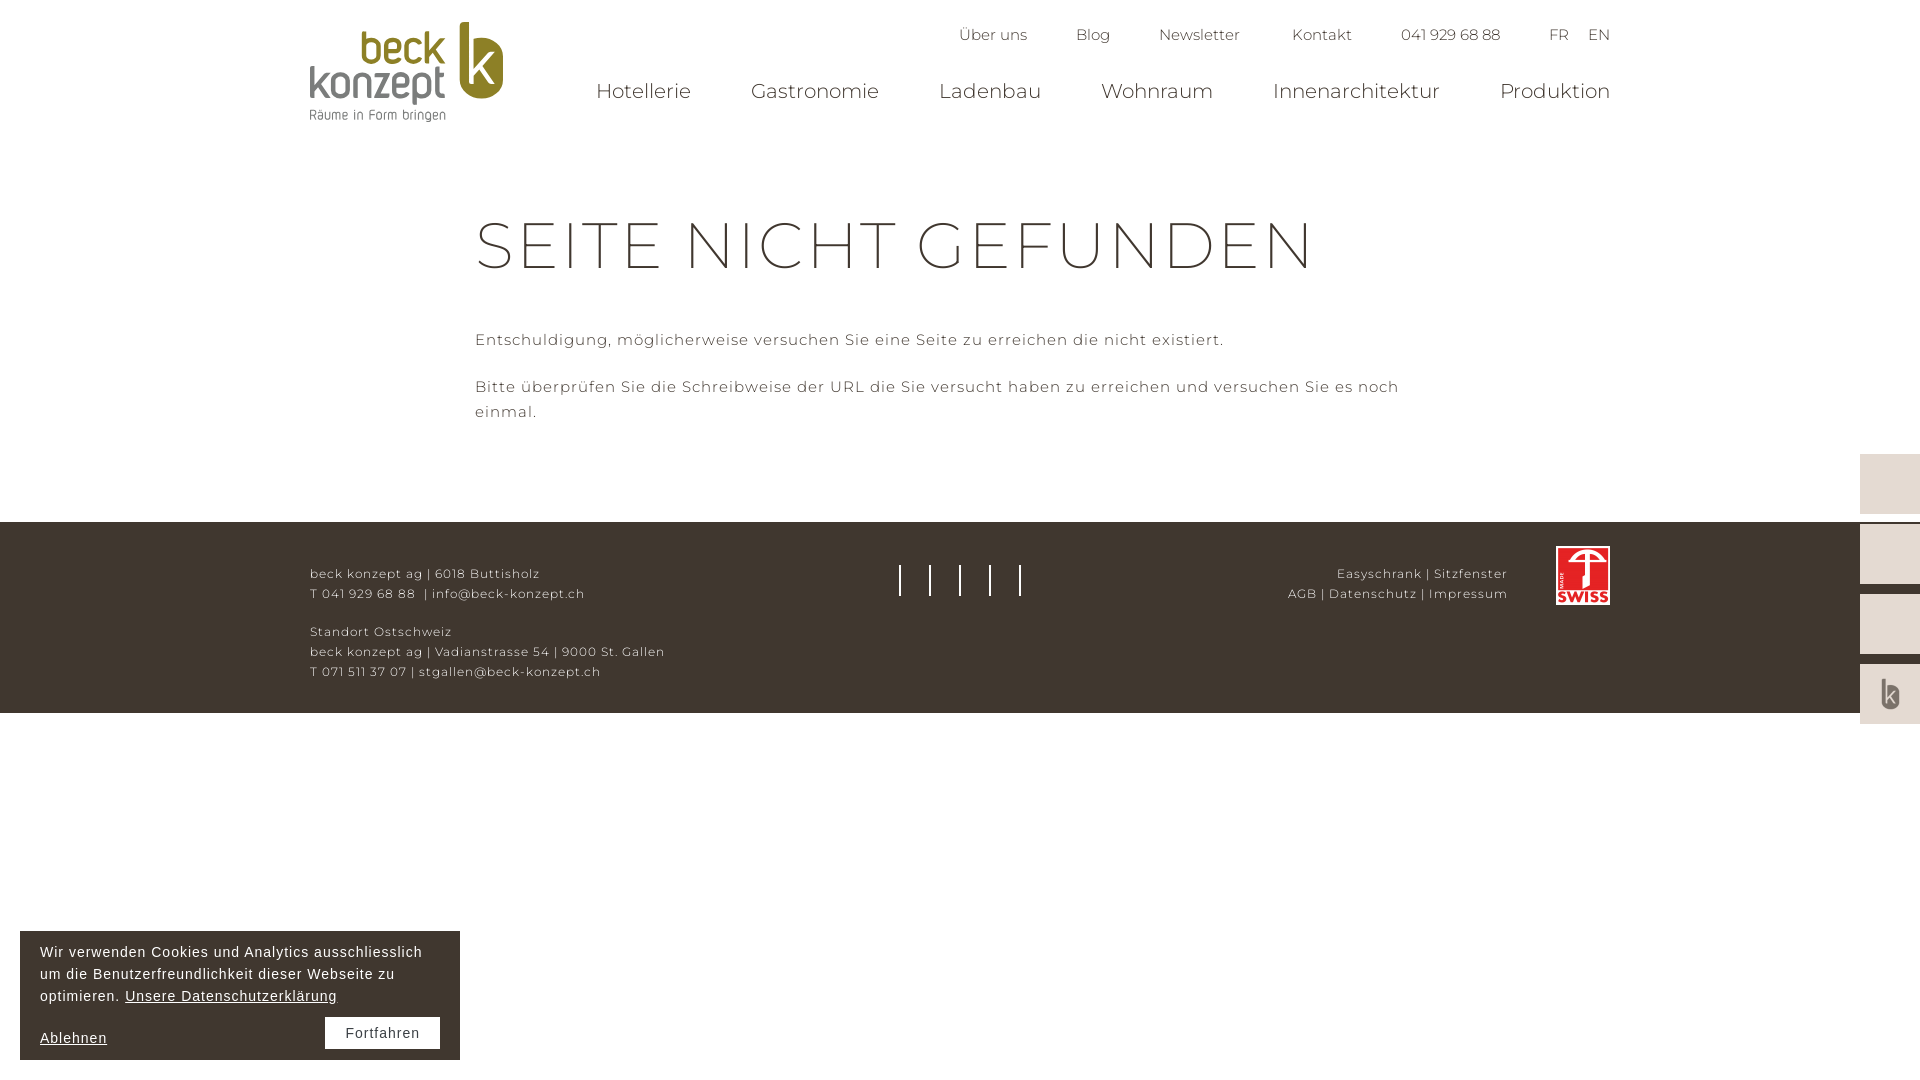  Describe the element at coordinates (815, 91) in the screenshot. I see `'Gastronomie'` at that location.